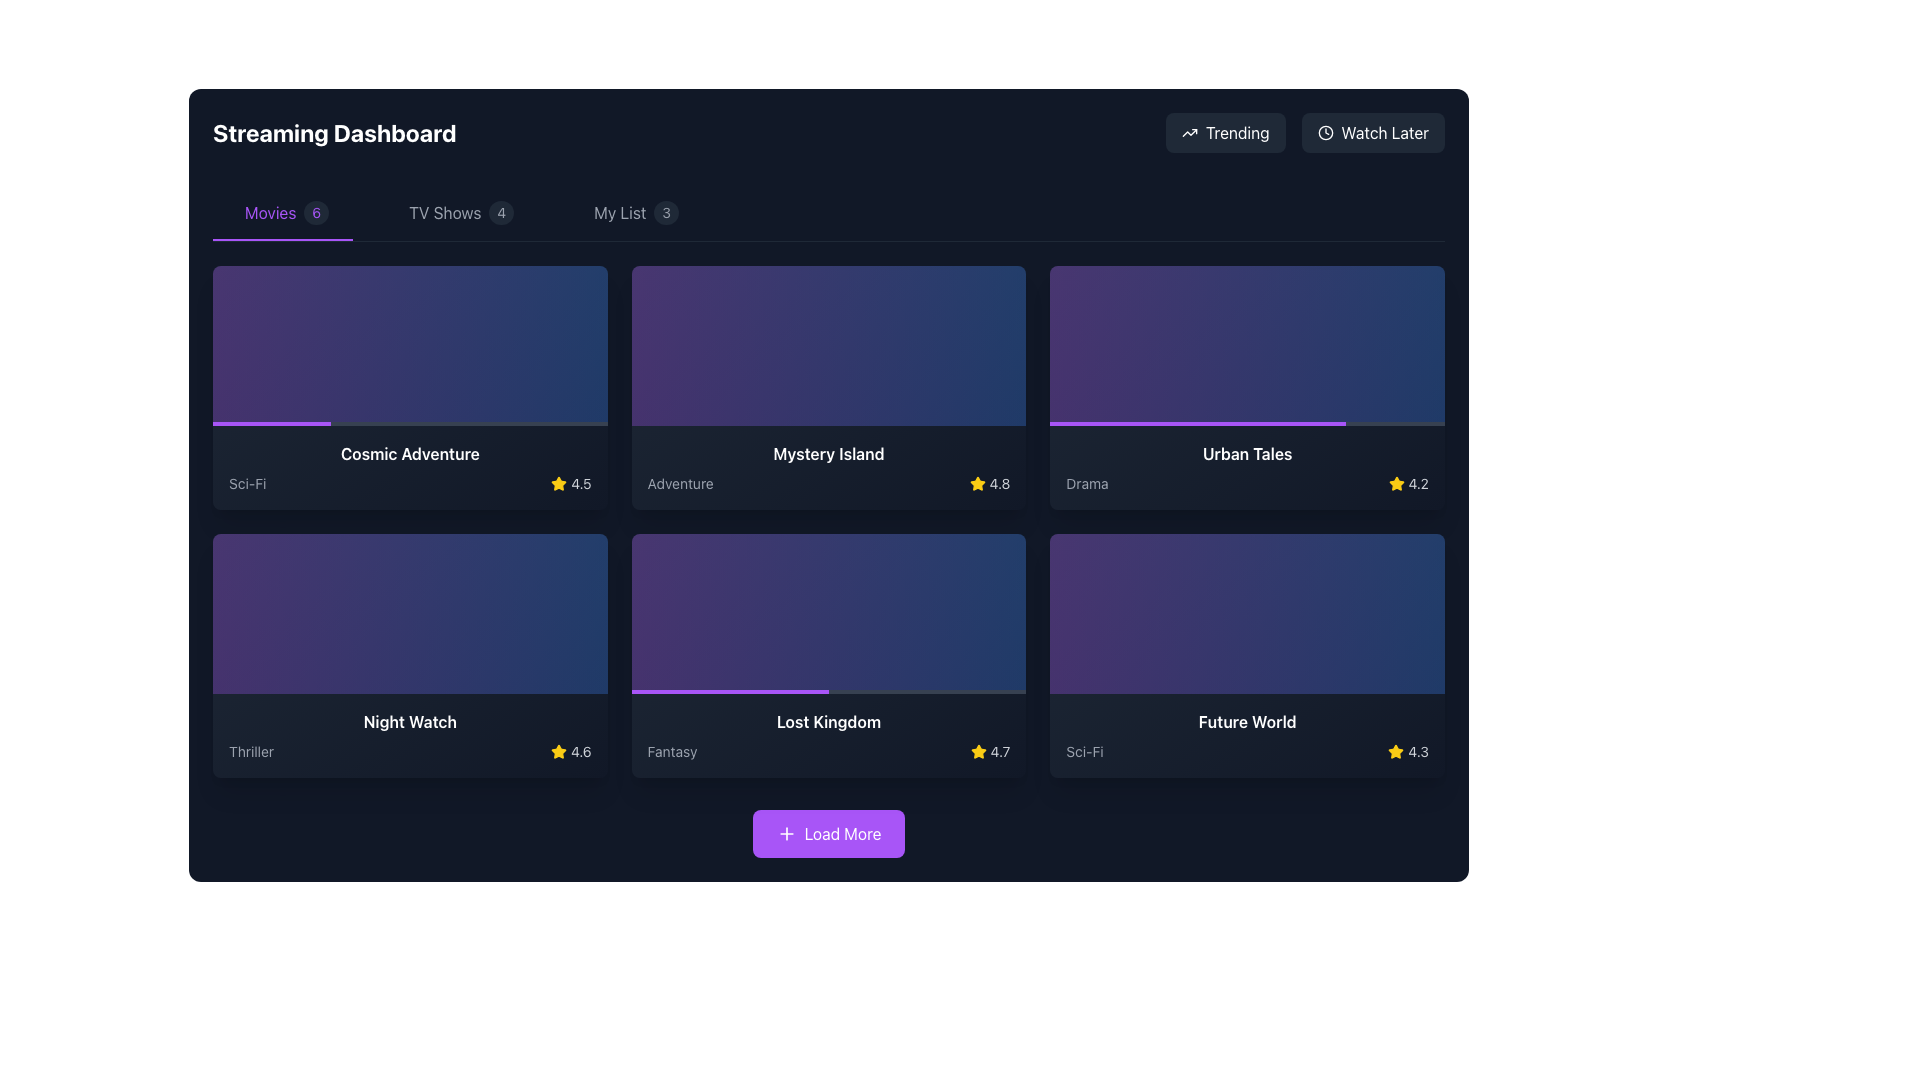  I want to click on the button with an icon and text that adds items to the 'Watch Later' list, located in the header section to the right of the 'Trending' button, so click(1372, 132).